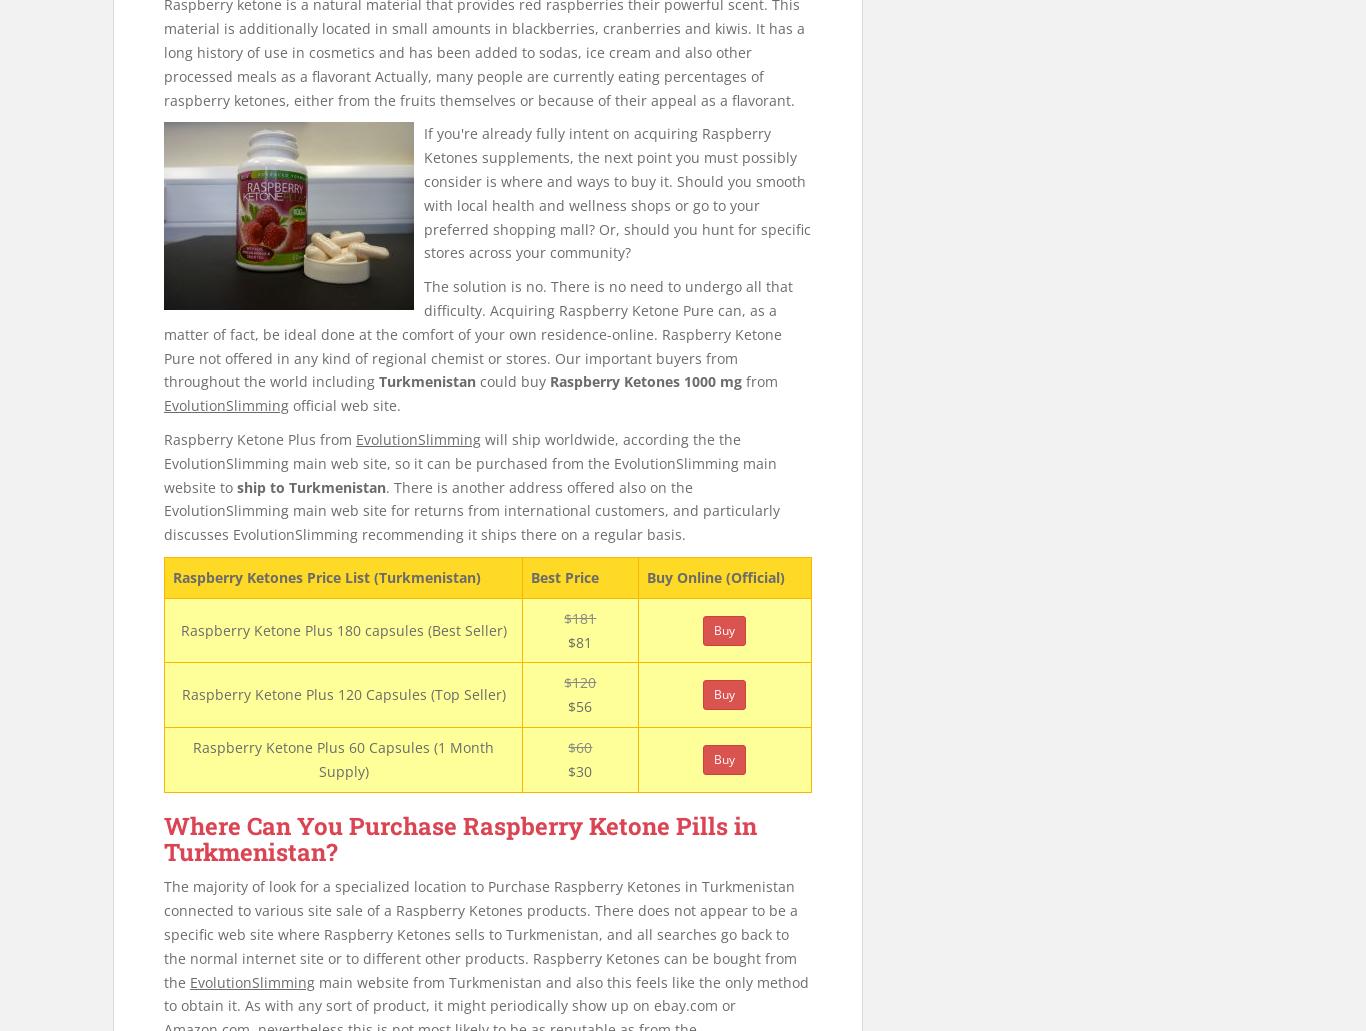 The image size is (1366, 1031). I want to click on '$60', so click(579, 745).